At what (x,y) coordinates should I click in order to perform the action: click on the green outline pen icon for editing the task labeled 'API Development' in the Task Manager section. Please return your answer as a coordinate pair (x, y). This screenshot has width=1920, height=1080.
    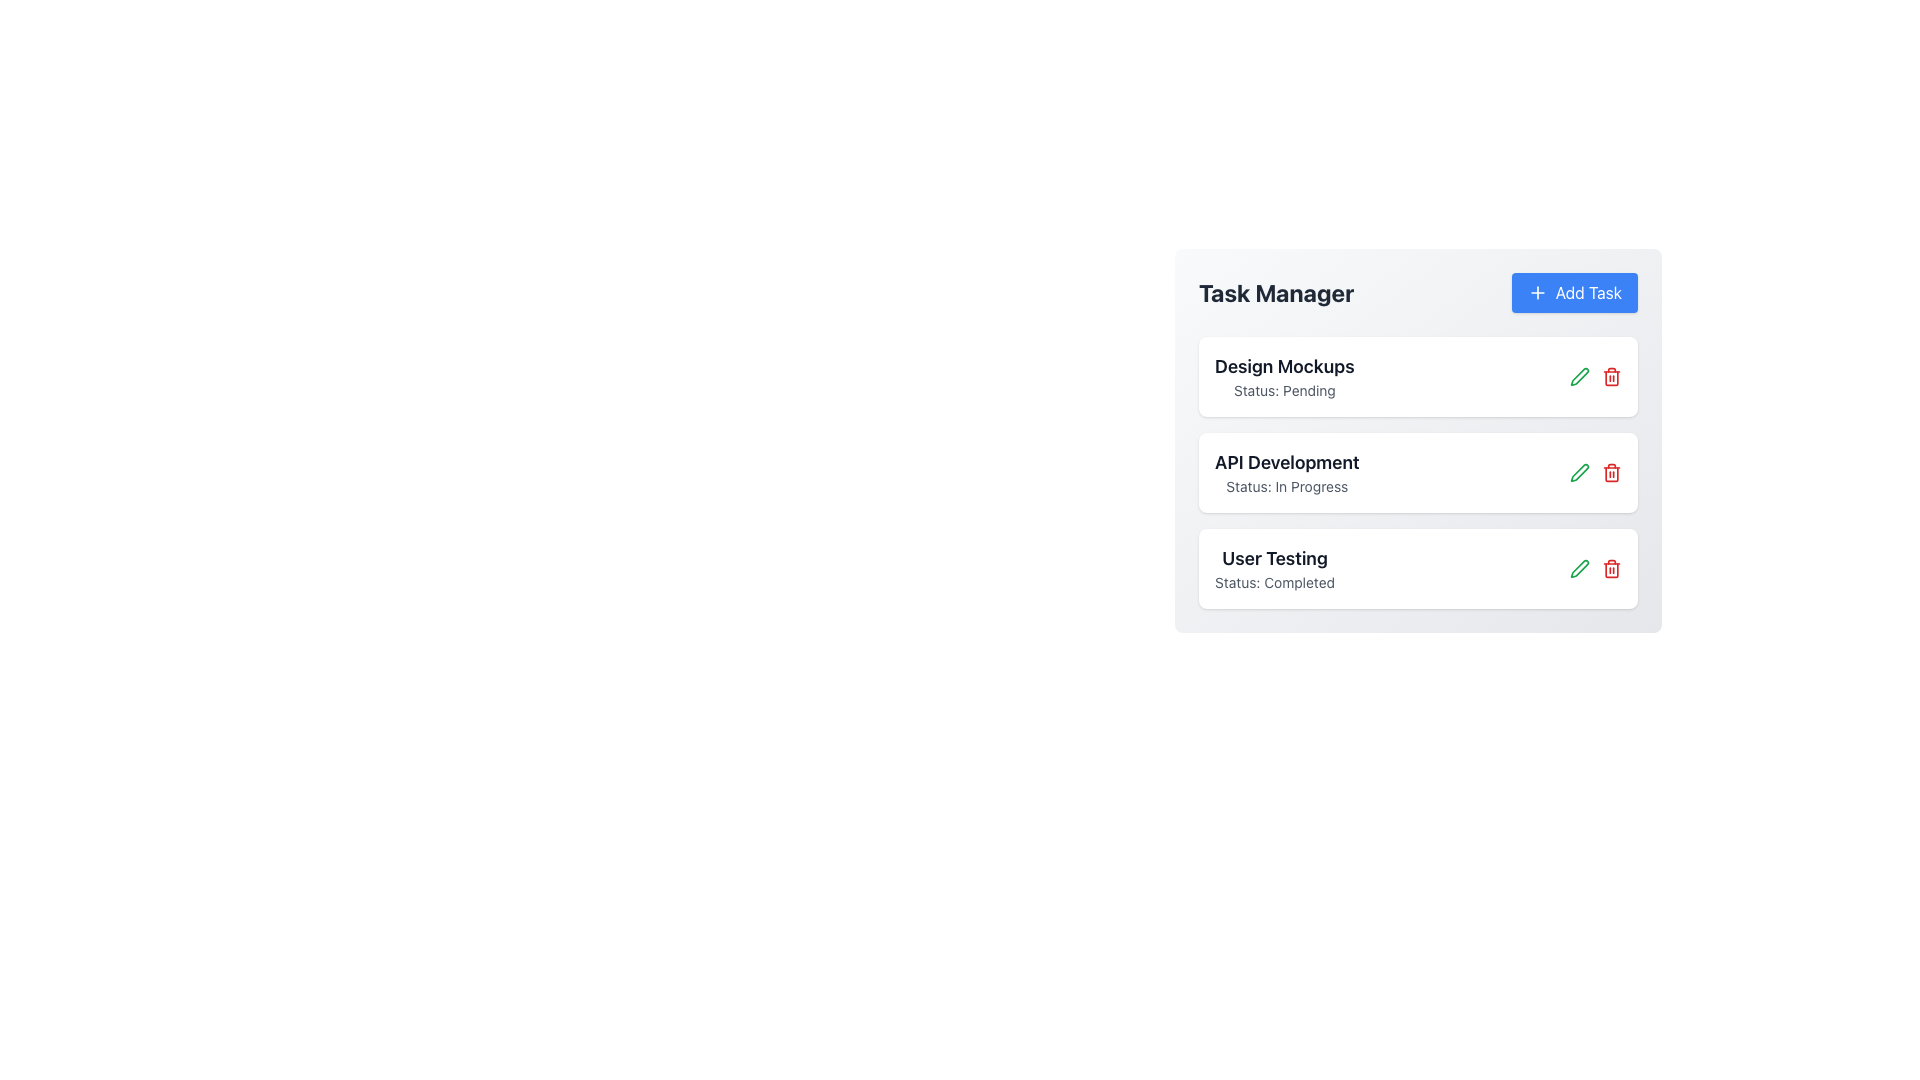
    Looking at the image, I should click on (1578, 375).